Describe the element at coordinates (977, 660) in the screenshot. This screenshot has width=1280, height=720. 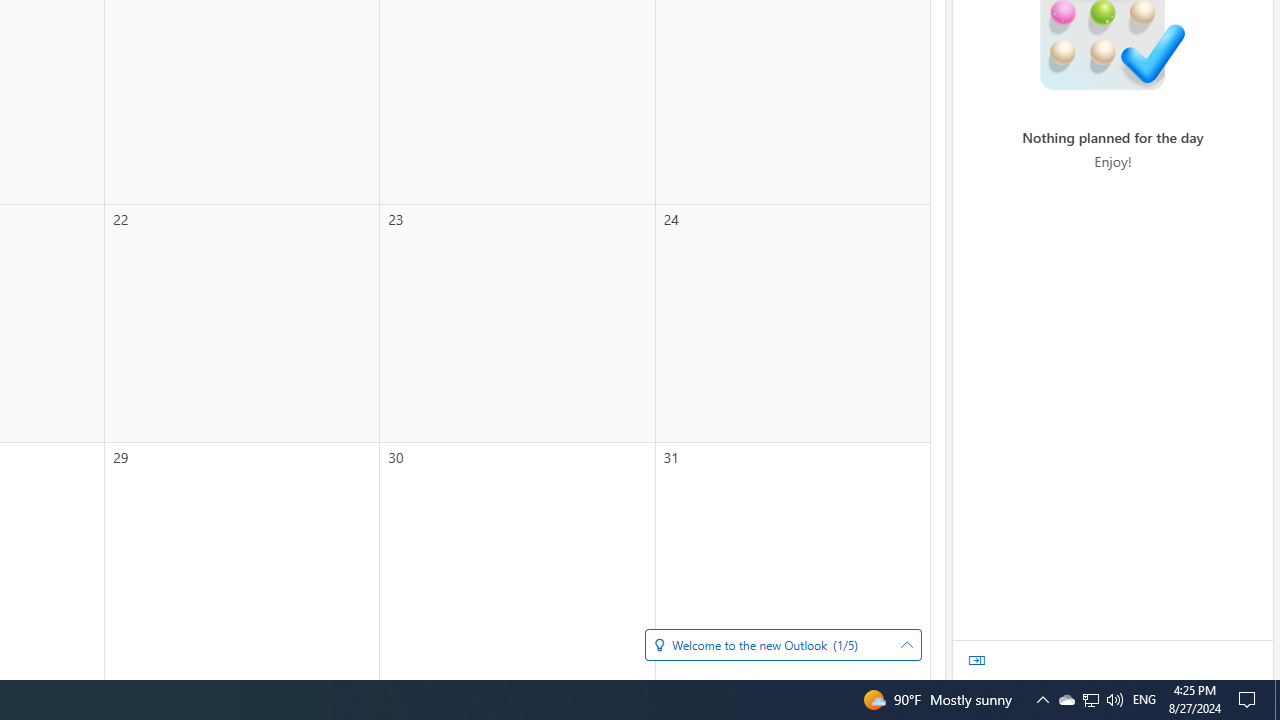
I see `'Toggle agenda pane'` at that location.